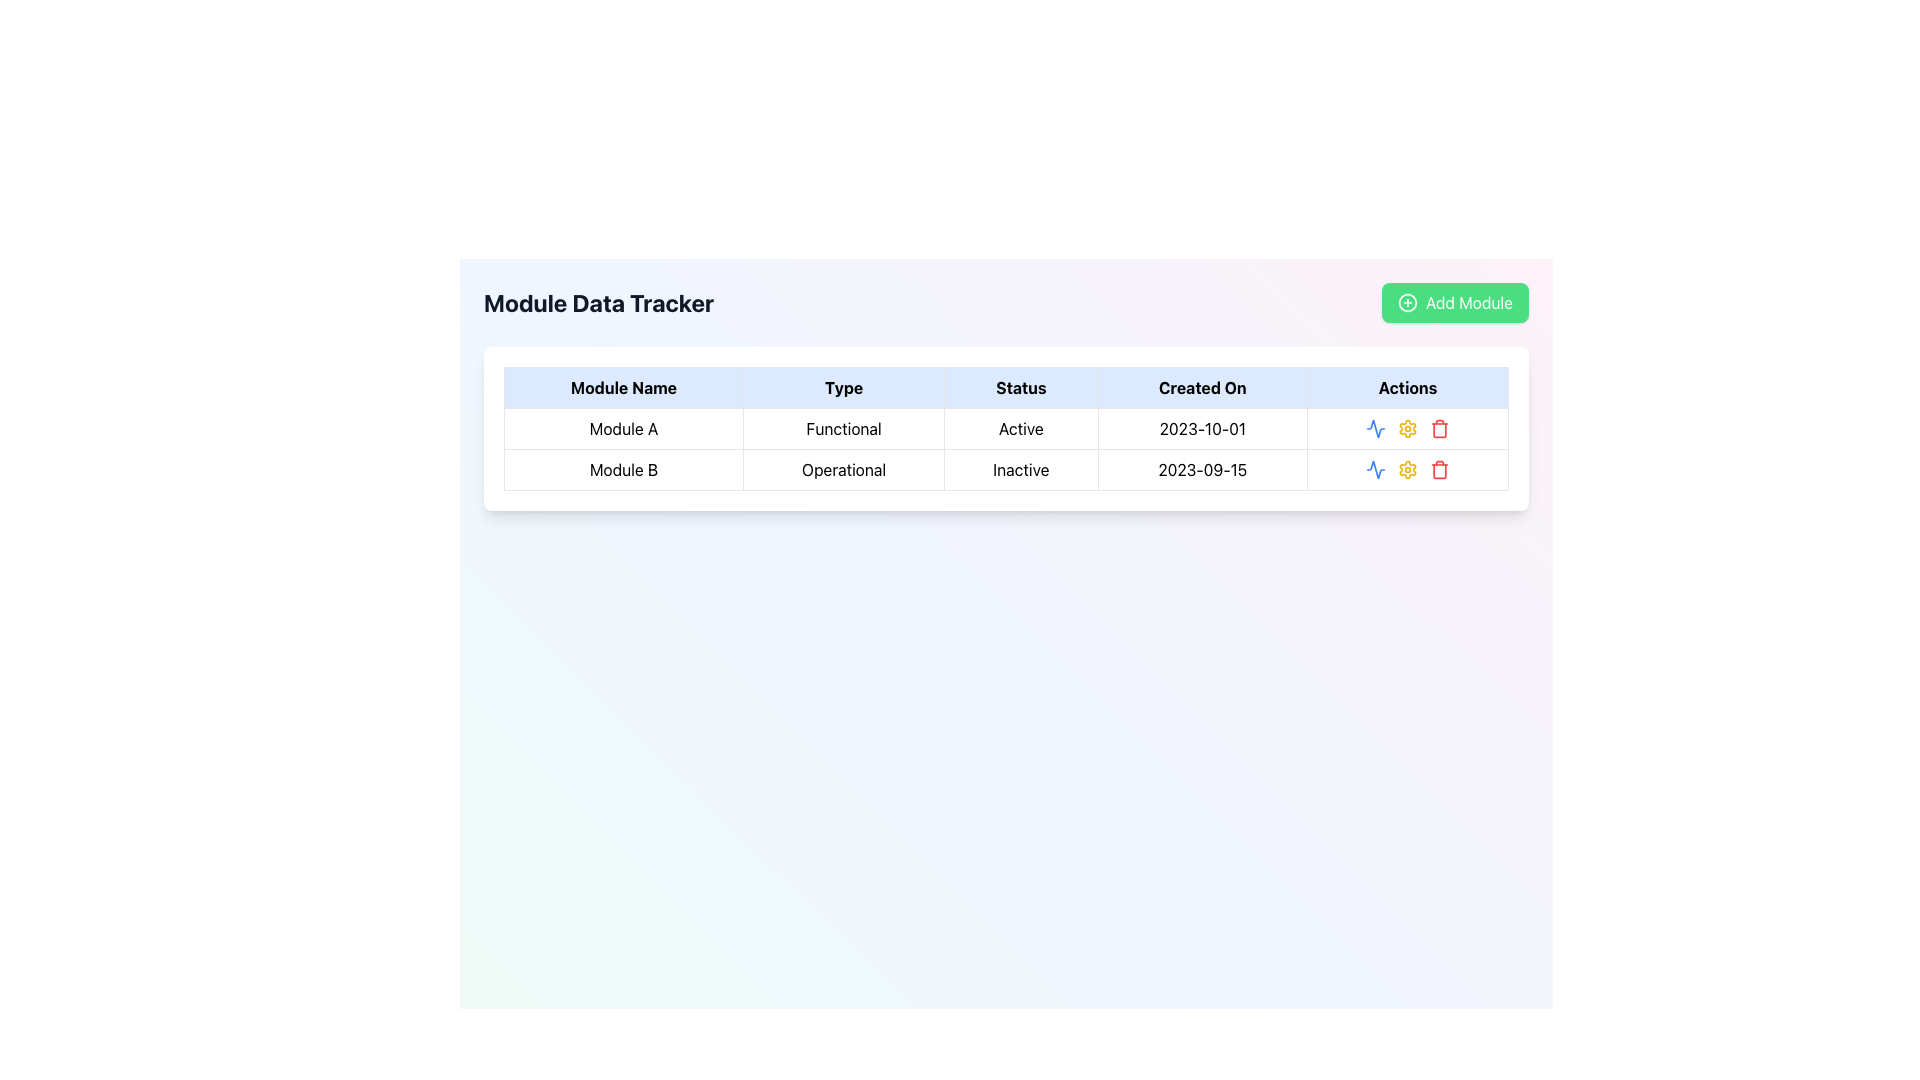 The image size is (1920, 1080). What do you see at coordinates (1021, 470) in the screenshot?
I see `the 'Inactive' status text label in the second row of the table under the 'Status' column` at bounding box center [1021, 470].